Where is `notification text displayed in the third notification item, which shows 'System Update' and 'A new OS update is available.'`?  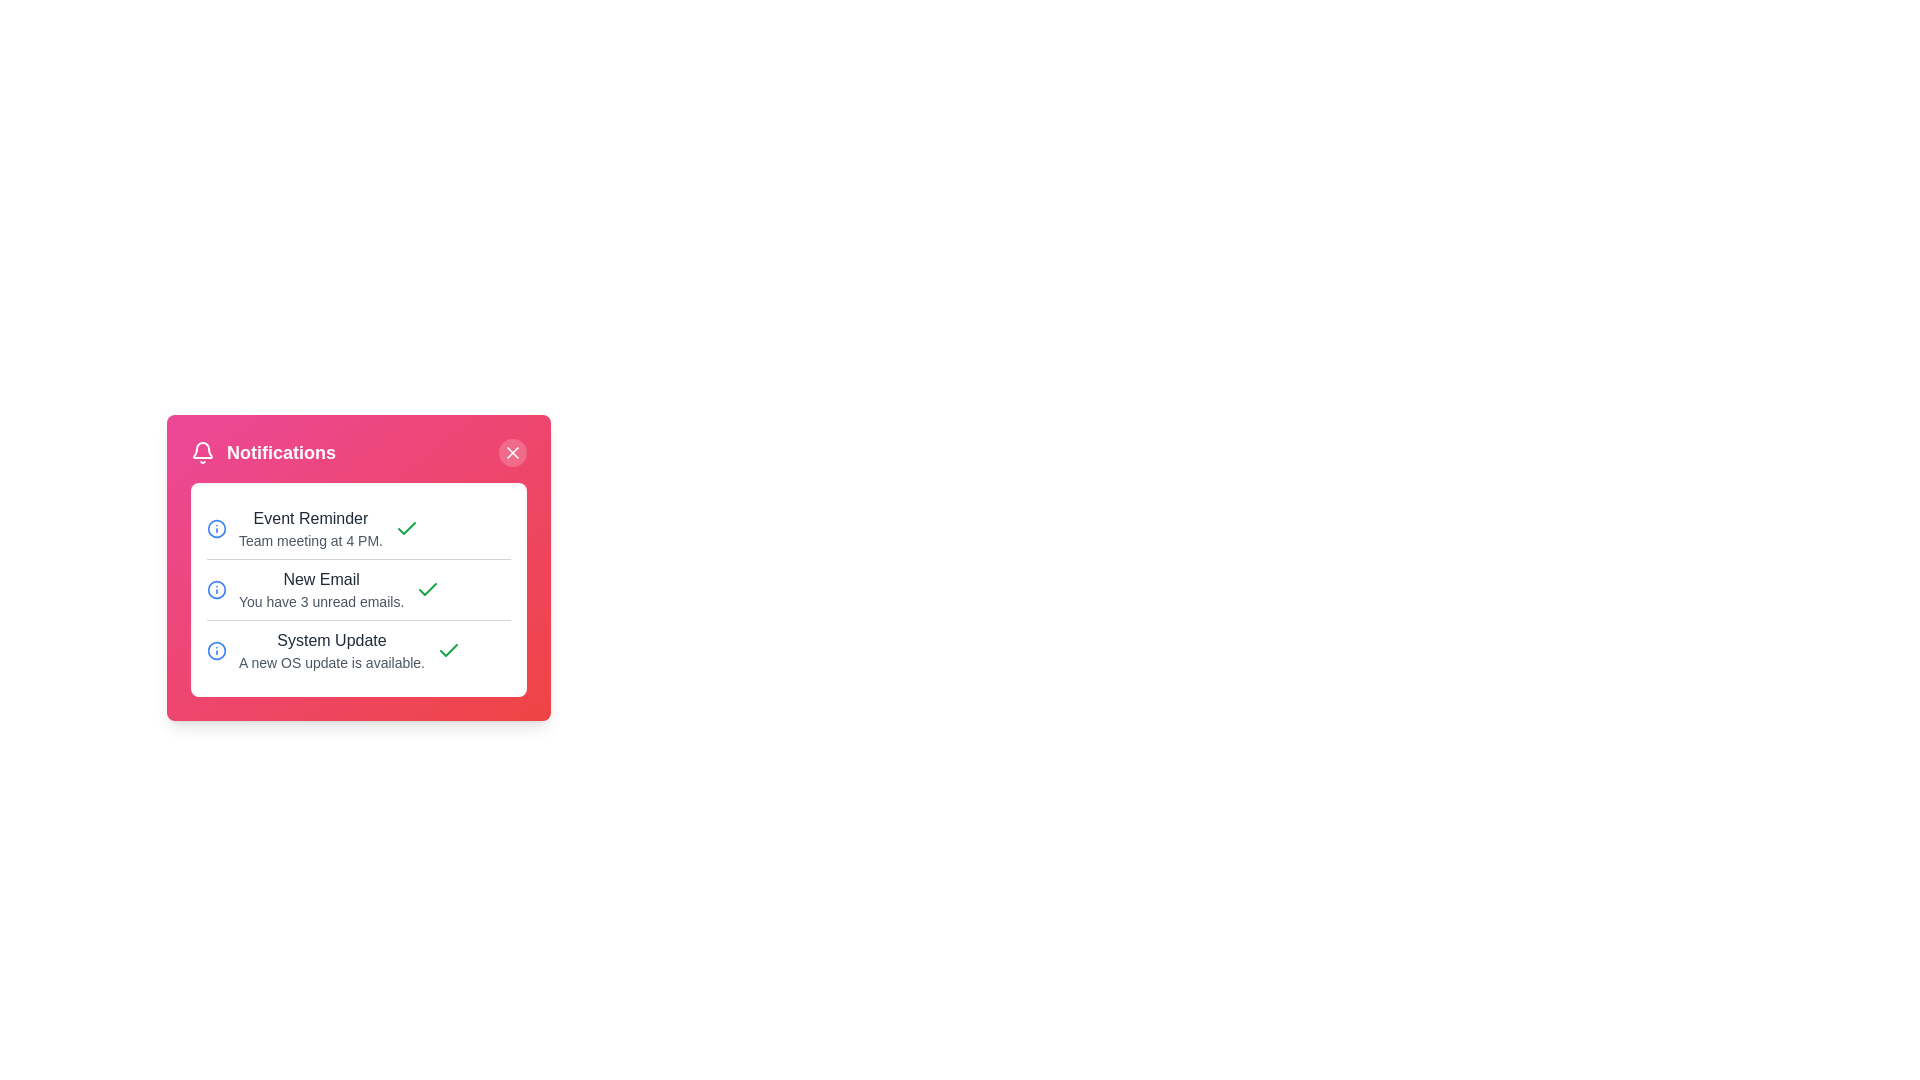 notification text displayed in the third notification item, which shows 'System Update' and 'A new OS update is available.' is located at coordinates (331, 651).